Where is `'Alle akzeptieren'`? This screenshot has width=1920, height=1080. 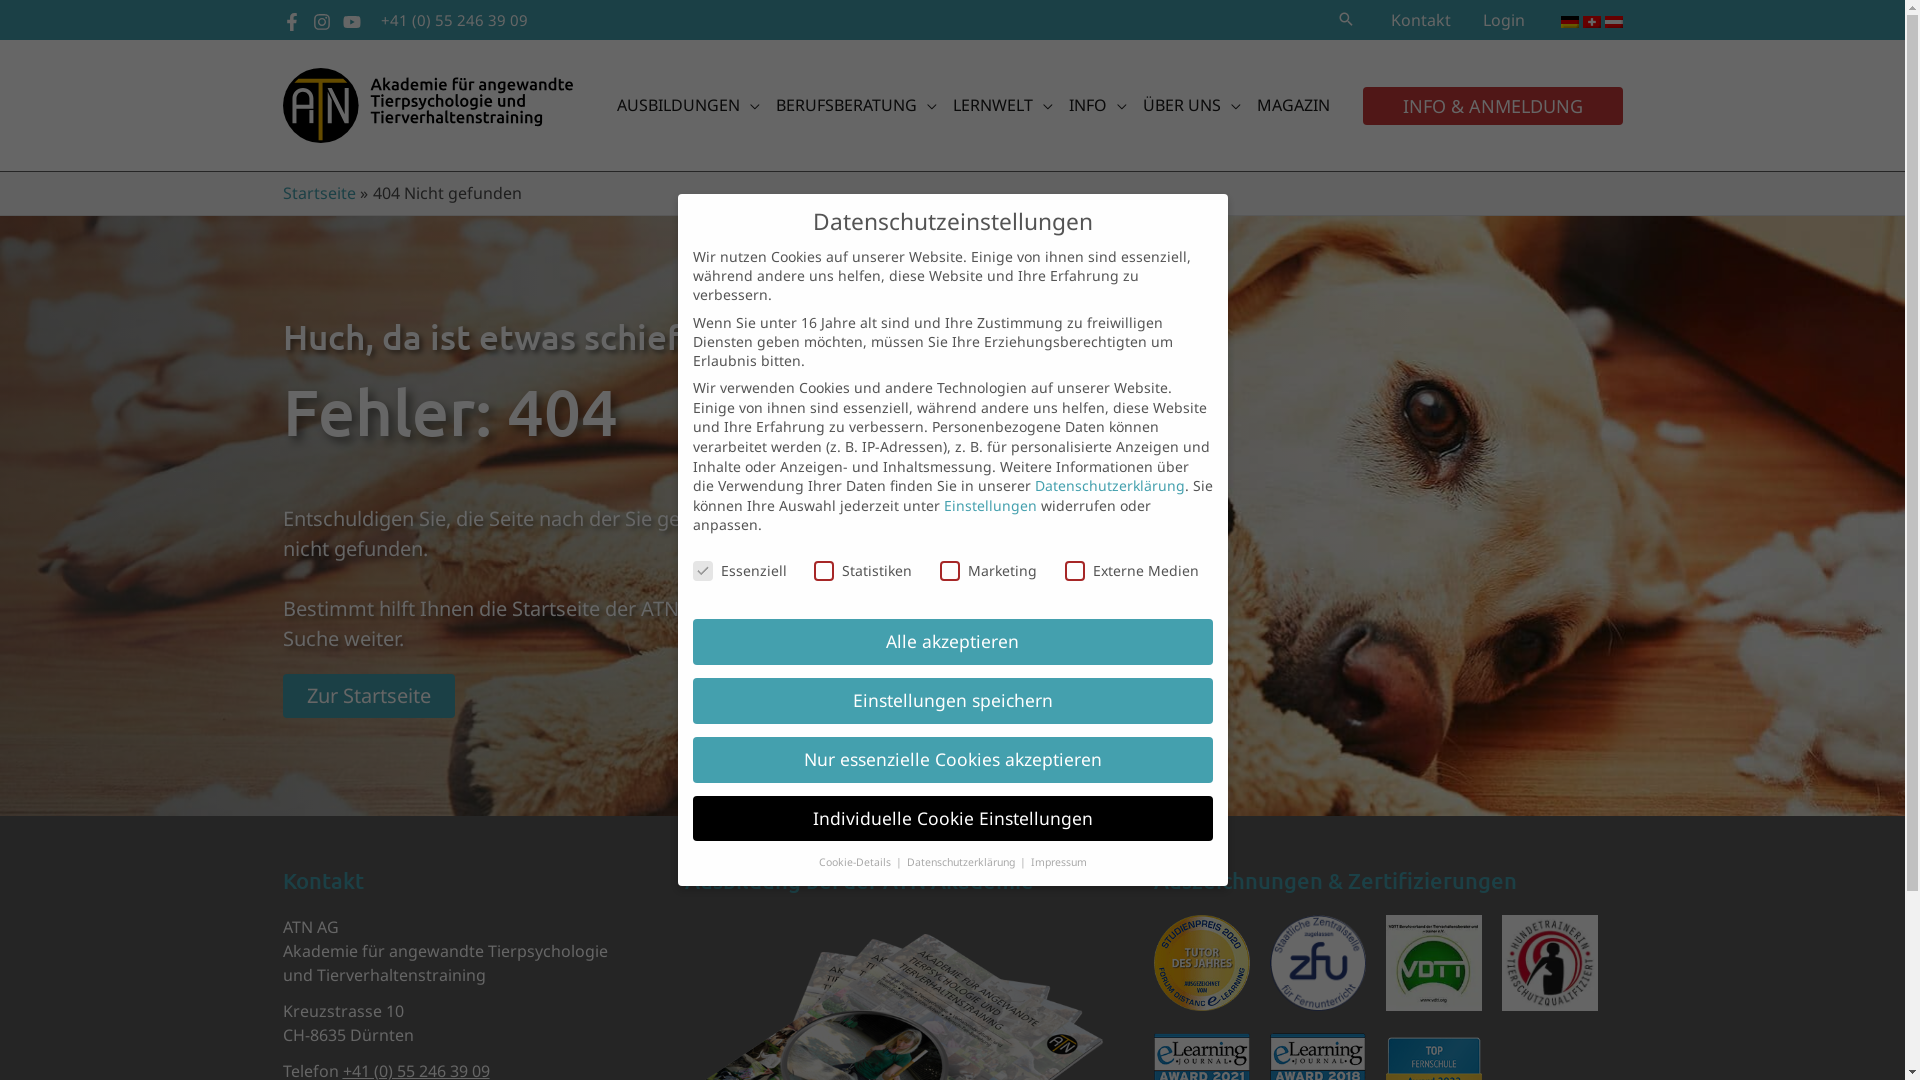
'Alle akzeptieren' is located at coordinates (950, 641).